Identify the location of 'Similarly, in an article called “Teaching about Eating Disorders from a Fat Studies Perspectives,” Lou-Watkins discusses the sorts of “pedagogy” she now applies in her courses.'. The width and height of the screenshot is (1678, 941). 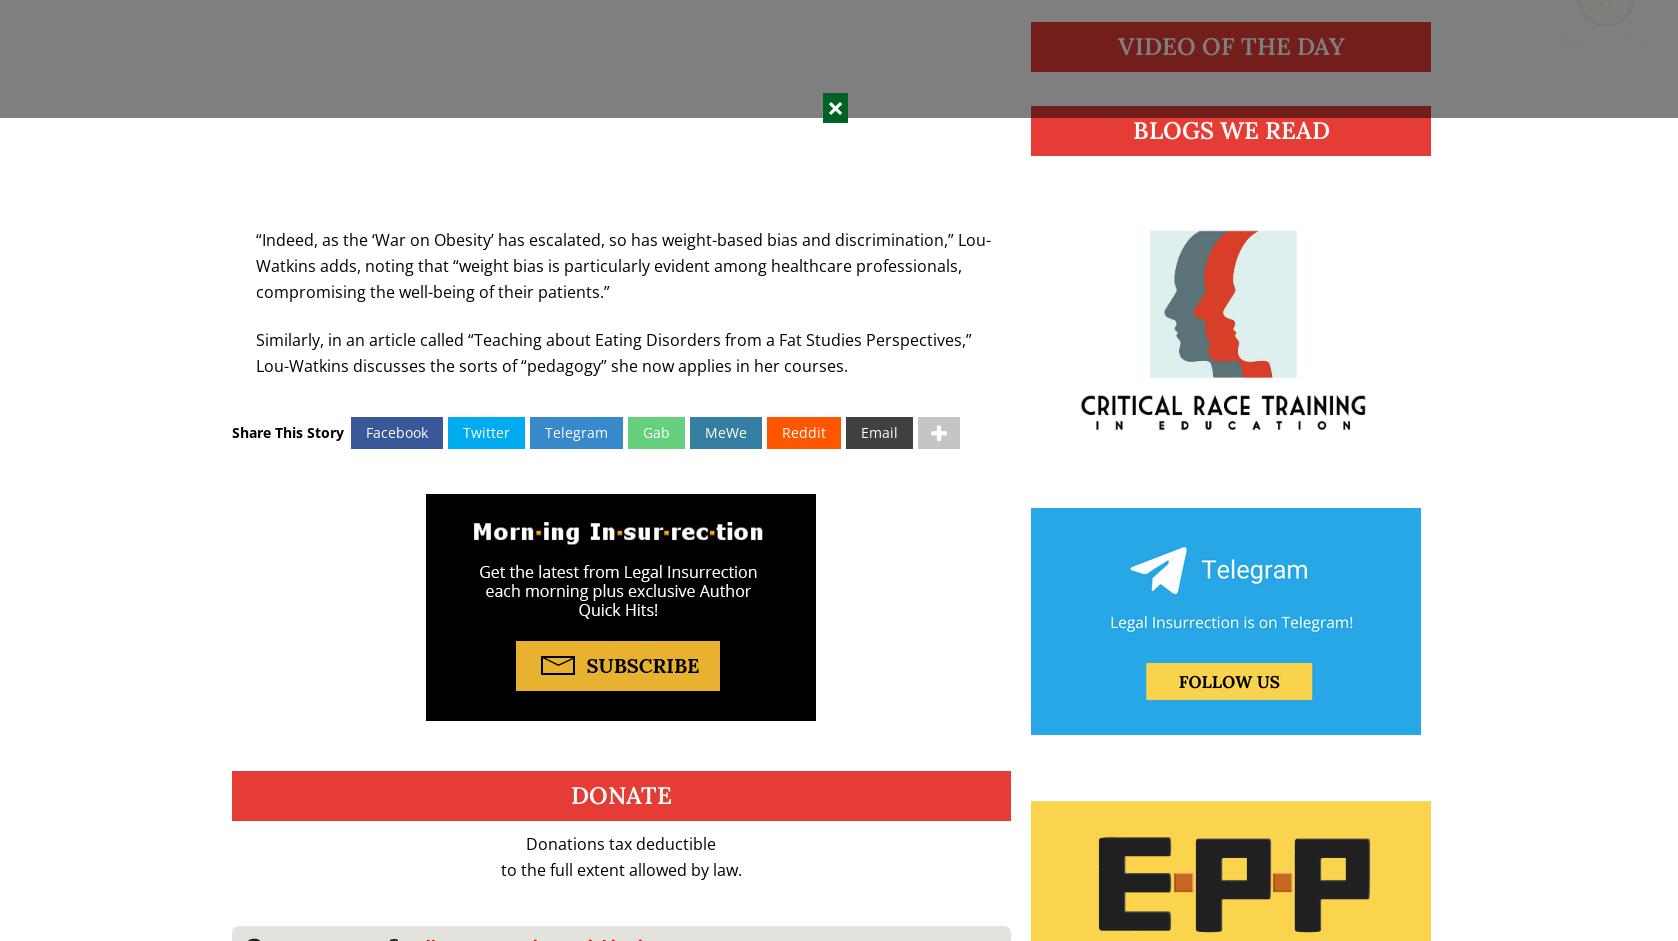
(611, 352).